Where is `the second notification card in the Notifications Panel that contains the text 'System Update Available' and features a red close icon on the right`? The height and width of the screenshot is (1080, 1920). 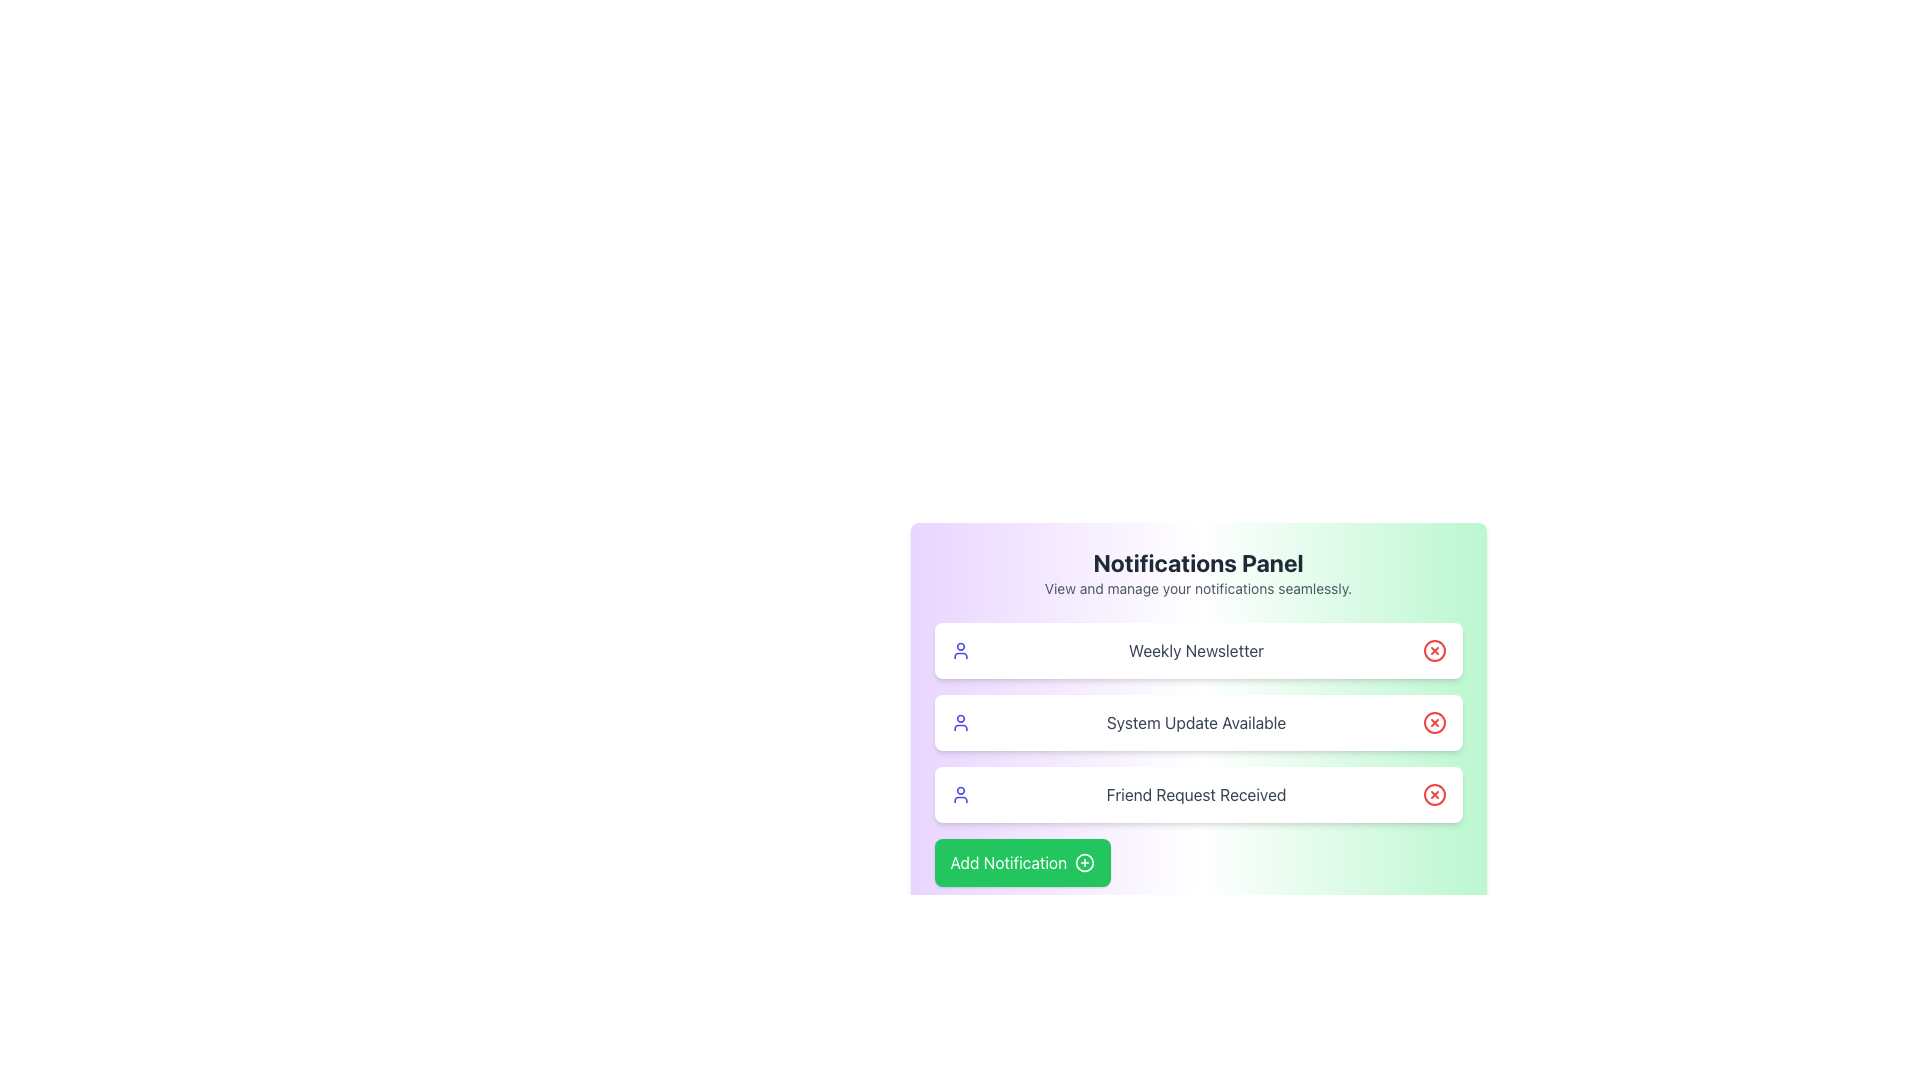 the second notification card in the Notifications Panel that contains the text 'System Update Available' and features a red close icon on the right is located at coordinates (1198, 722).